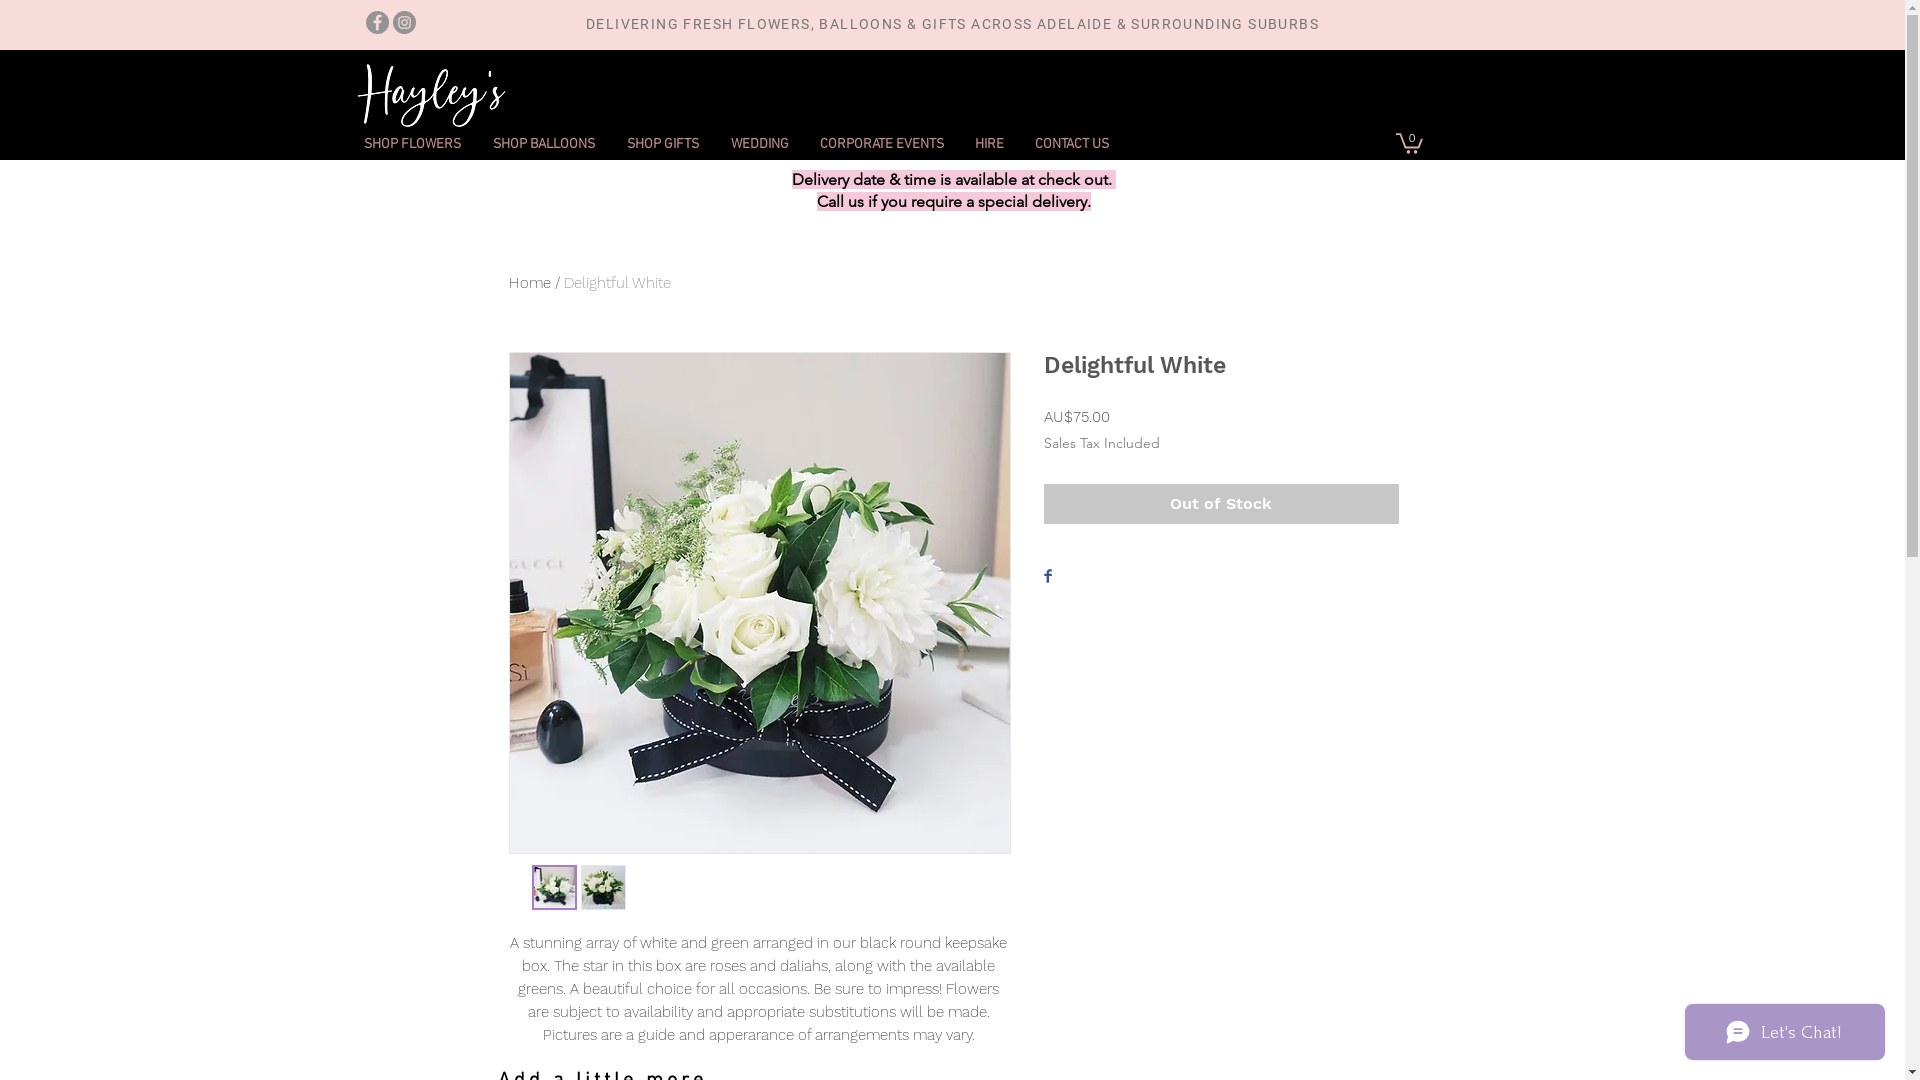 The width and height of the screenshot is (1920, 1080). I want to click on 'Home', so click(528, 282).